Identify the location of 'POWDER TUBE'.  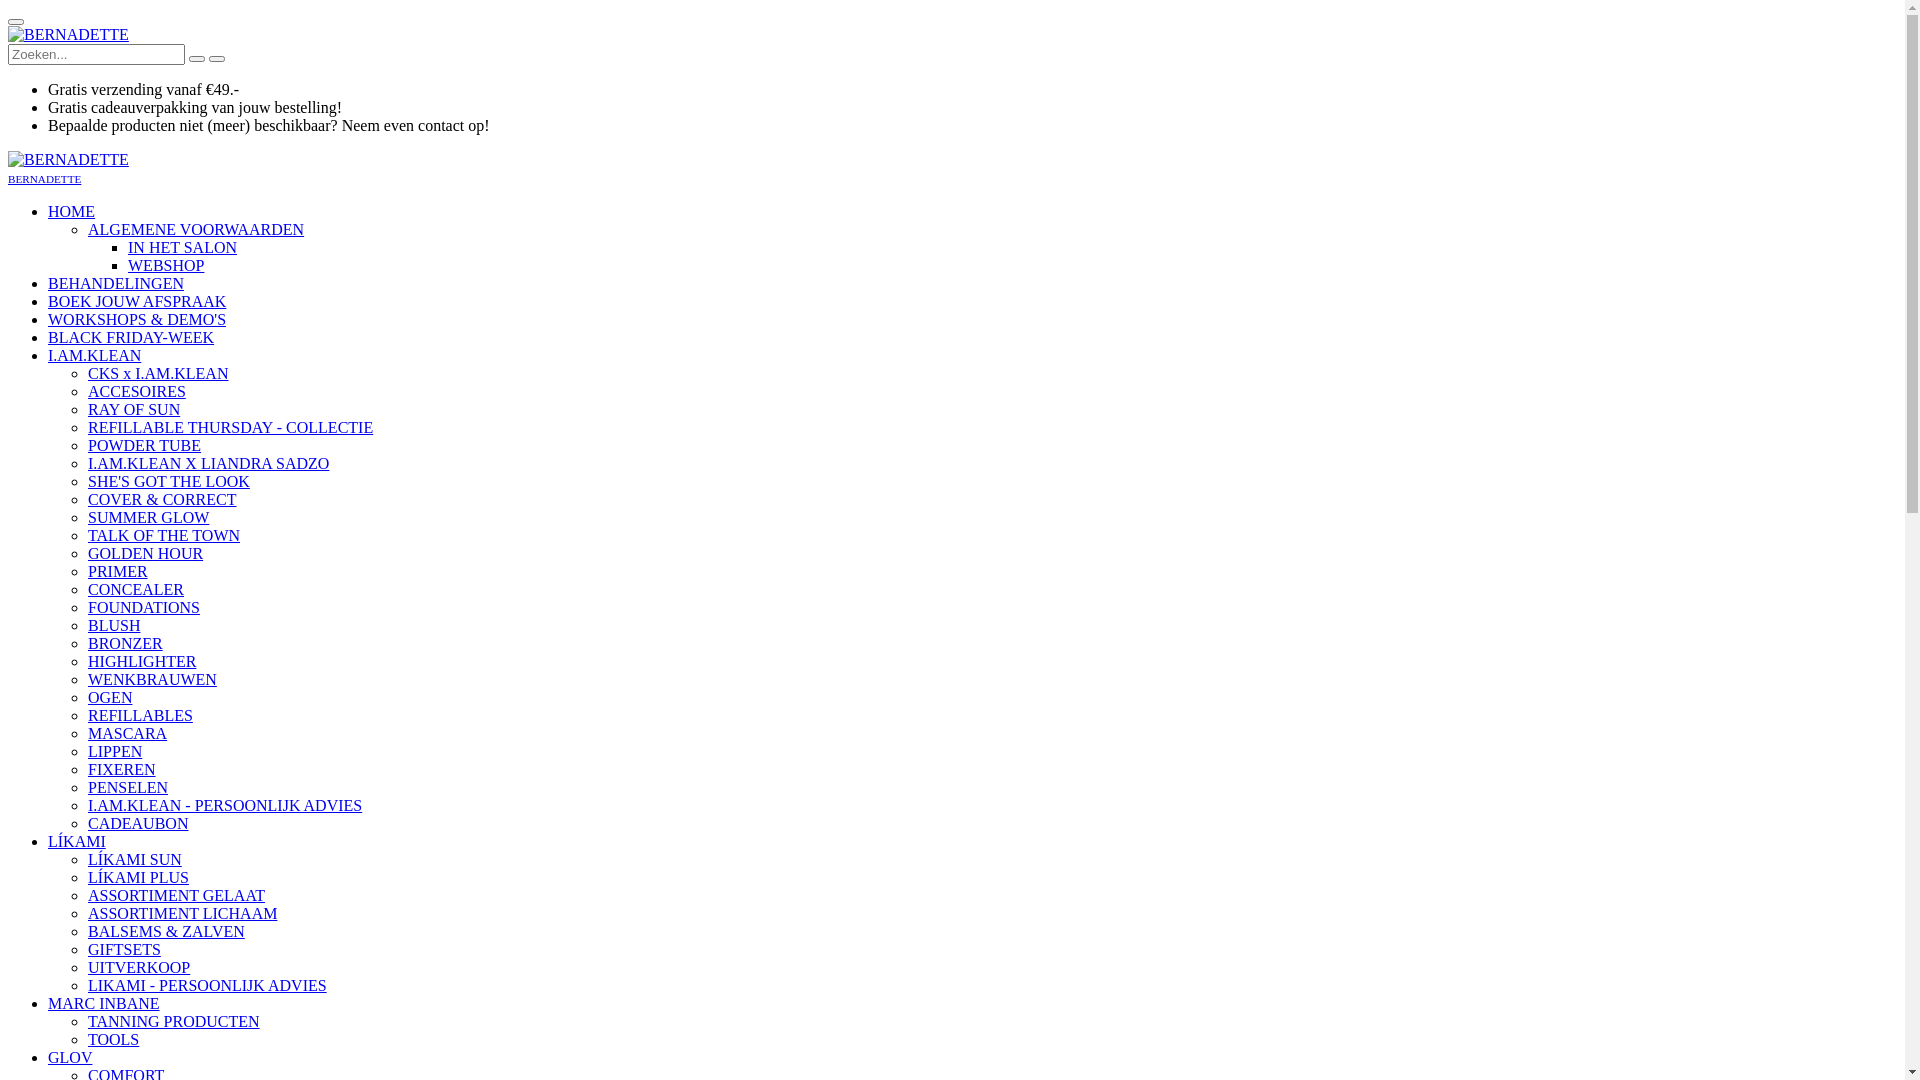
(143, 444).